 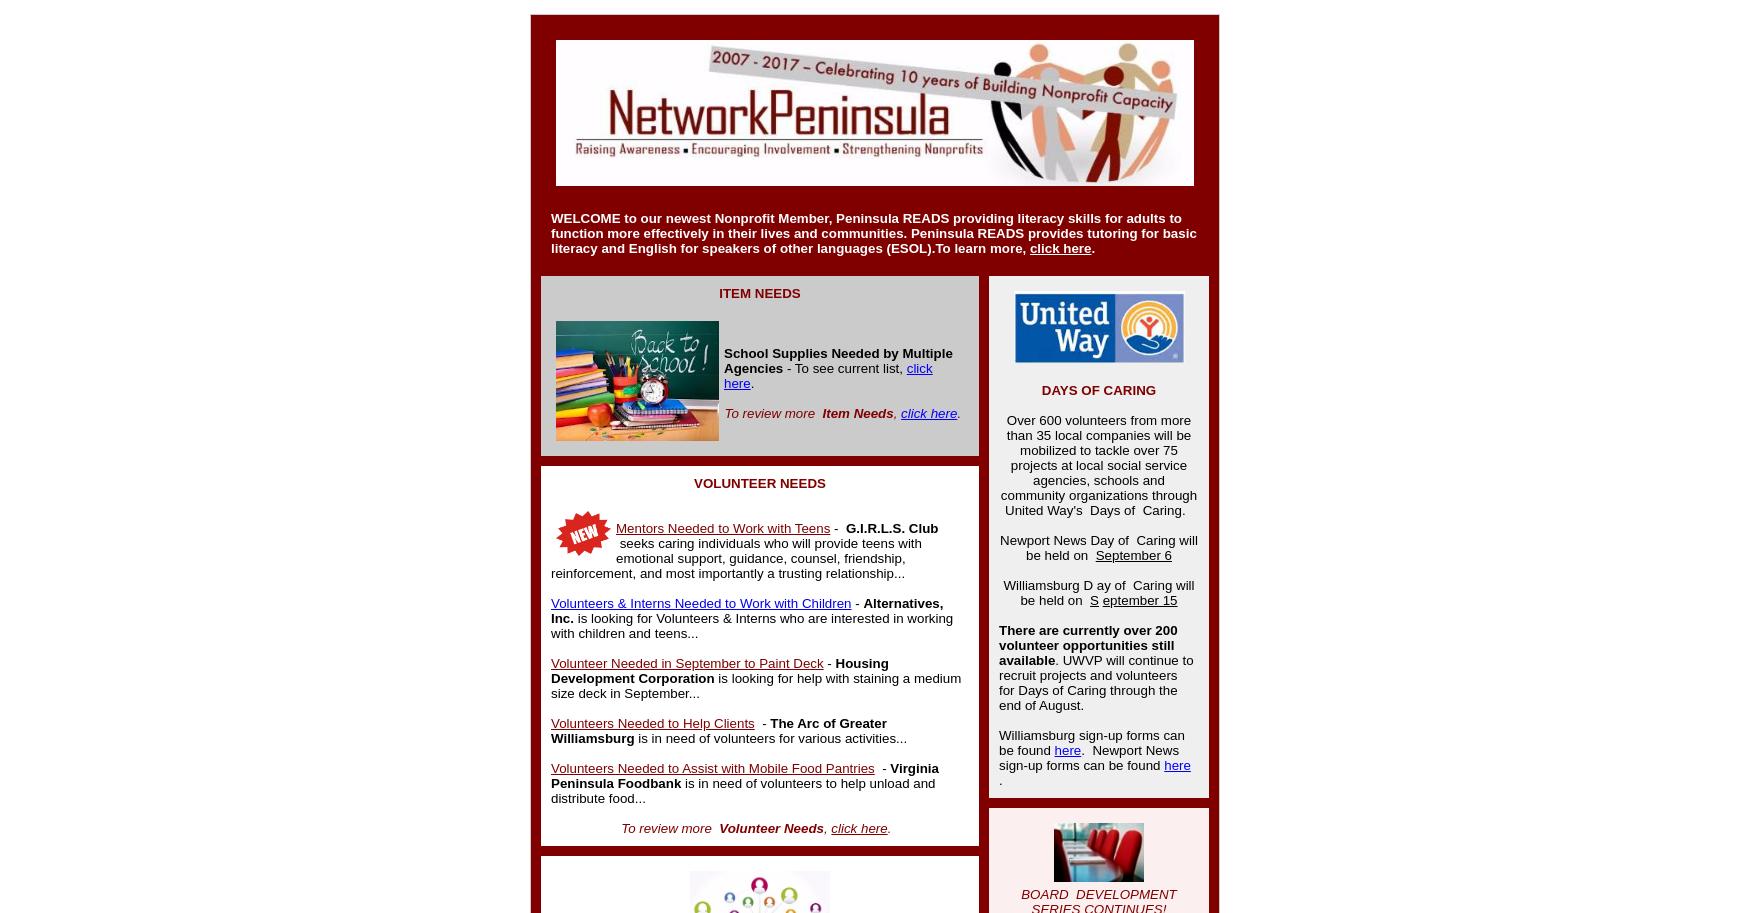 I want to click on 'VOLUNTEER NEEDS', so click(x=694, y=482).